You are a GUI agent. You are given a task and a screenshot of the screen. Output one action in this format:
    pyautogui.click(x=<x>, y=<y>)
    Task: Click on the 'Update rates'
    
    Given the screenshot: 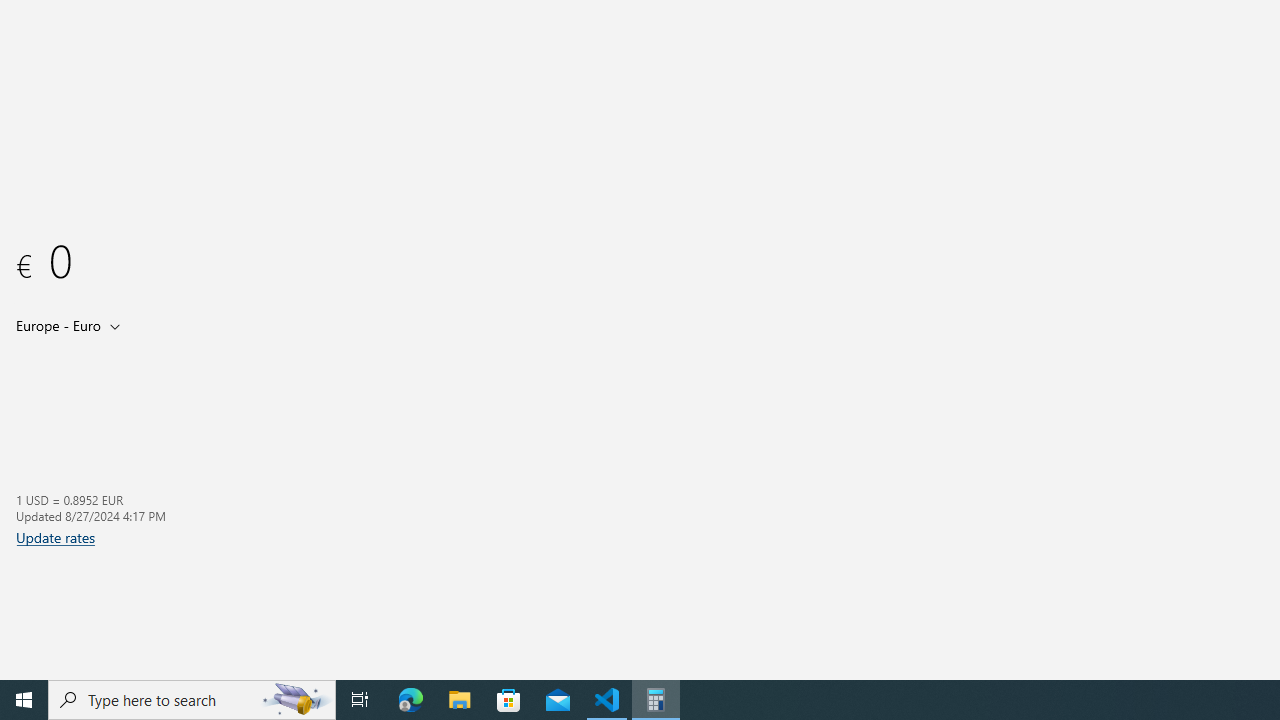 What is the action you would take?
    pyautogui.click(x=55, y=536)
    